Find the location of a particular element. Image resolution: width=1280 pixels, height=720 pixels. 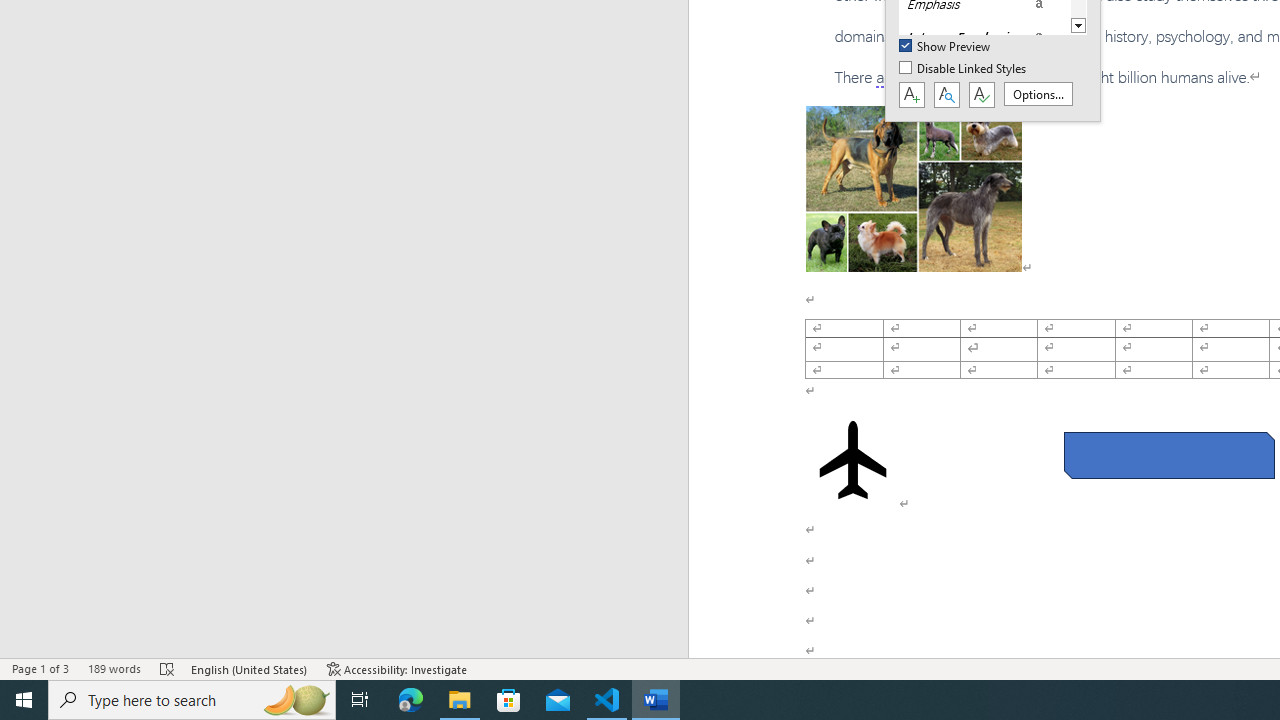

'Morphological variation in six dogs' is located at coordinates (912, 189).